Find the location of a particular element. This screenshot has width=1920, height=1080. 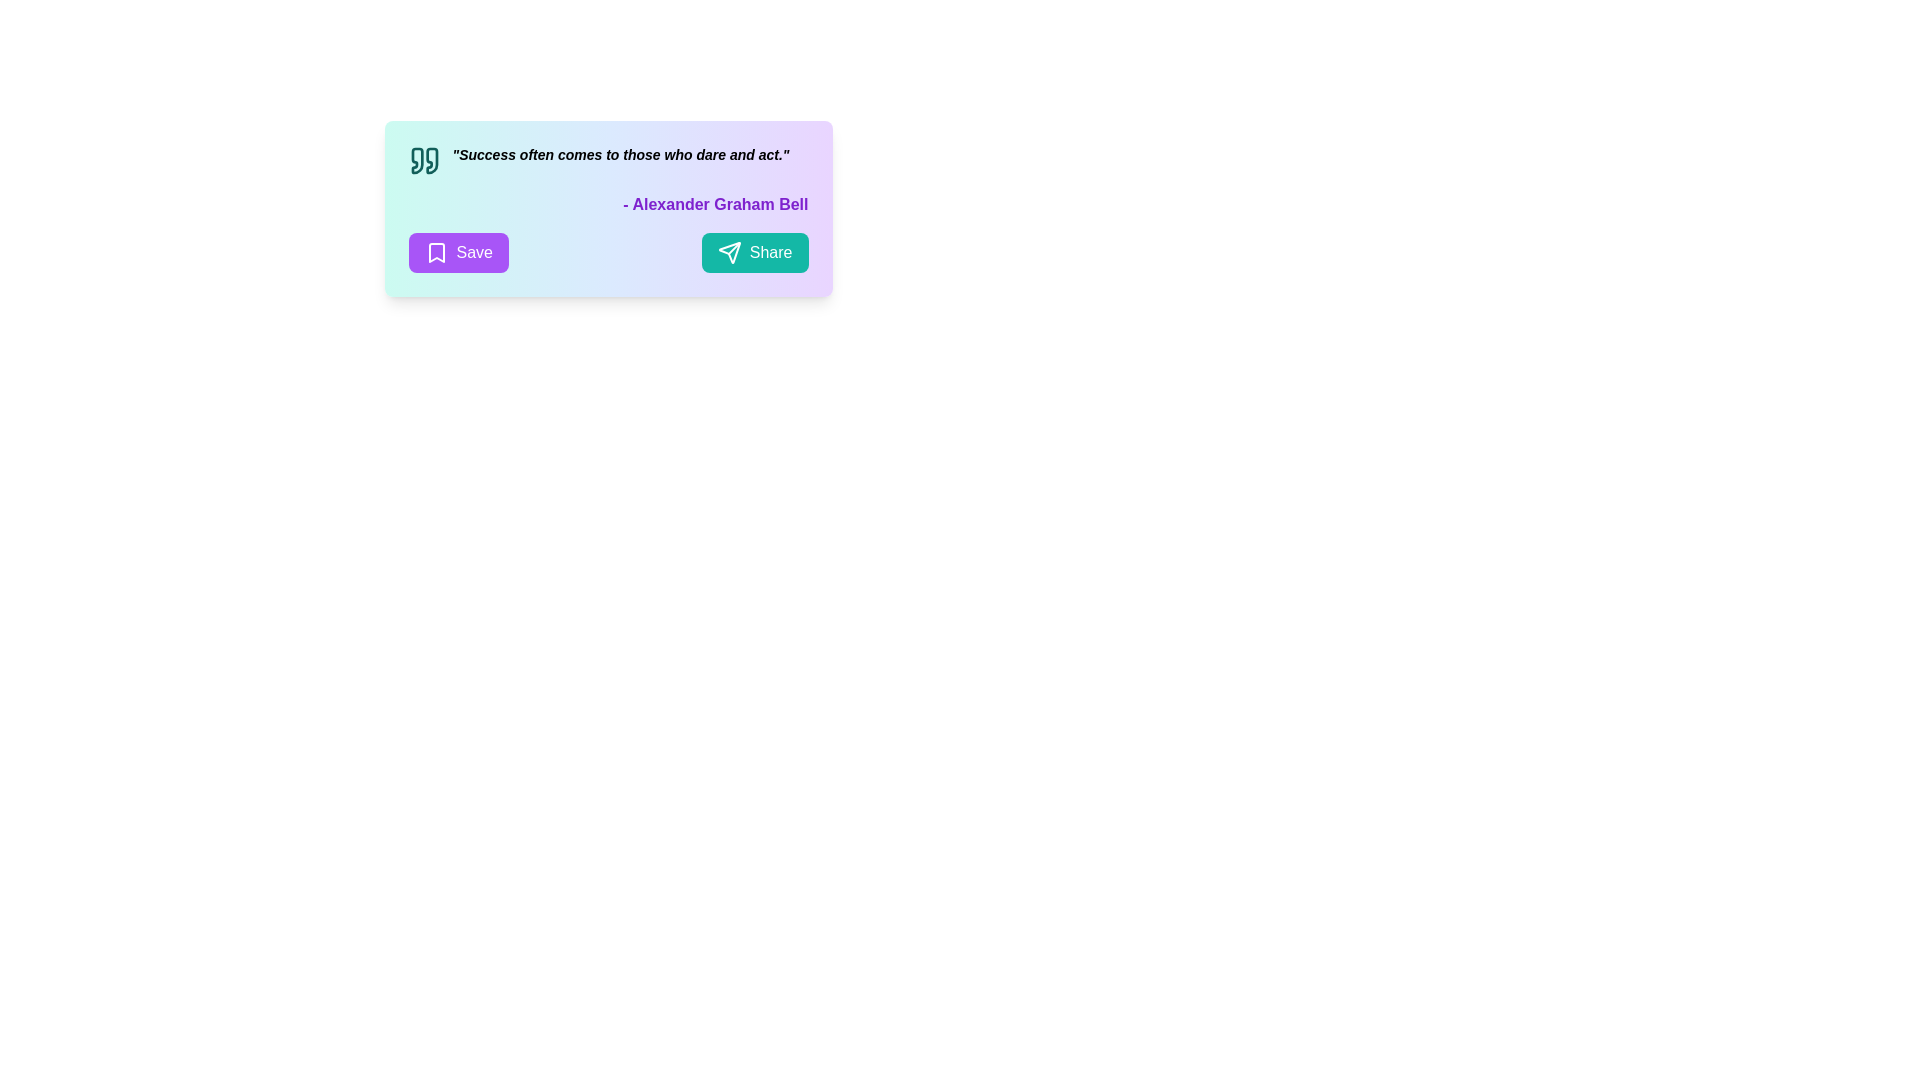

the 'Share' icon located at the leftmost part of the 'Share' button on the right-hand side of the UI card is located at coordinates (728, 252).